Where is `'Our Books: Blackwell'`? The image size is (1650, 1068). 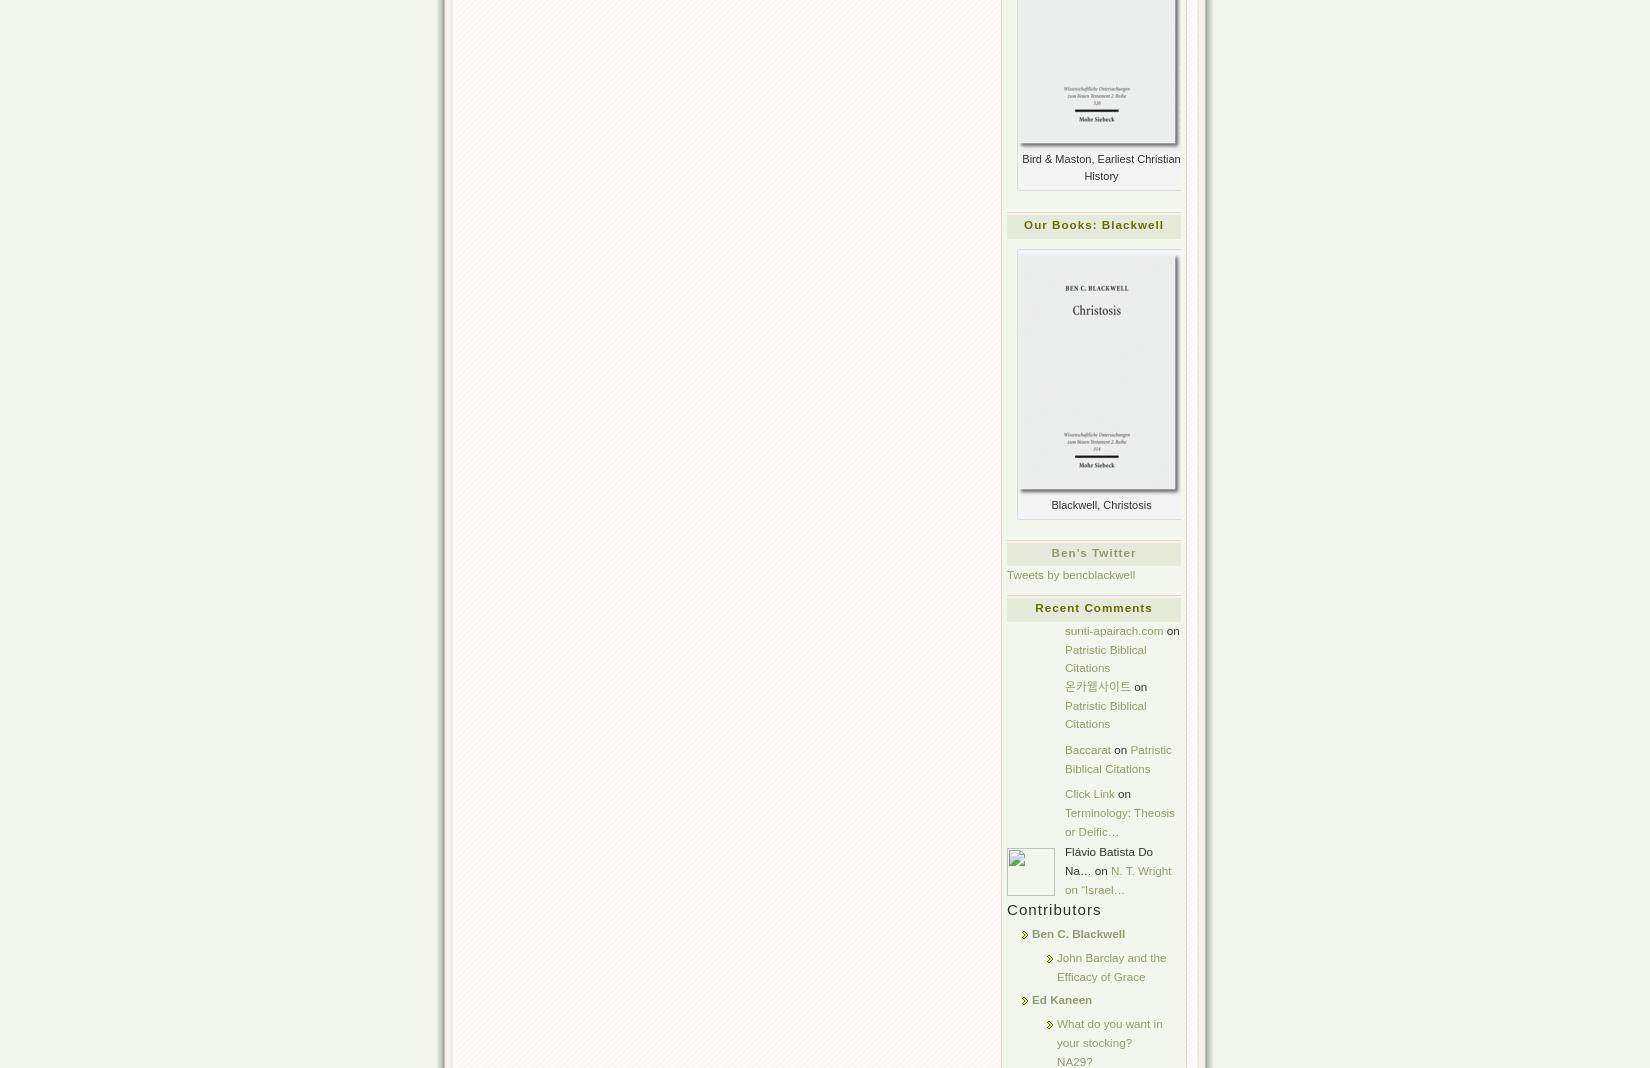
'Our Books: Blackwell' is located at coordinates (1093, 223).